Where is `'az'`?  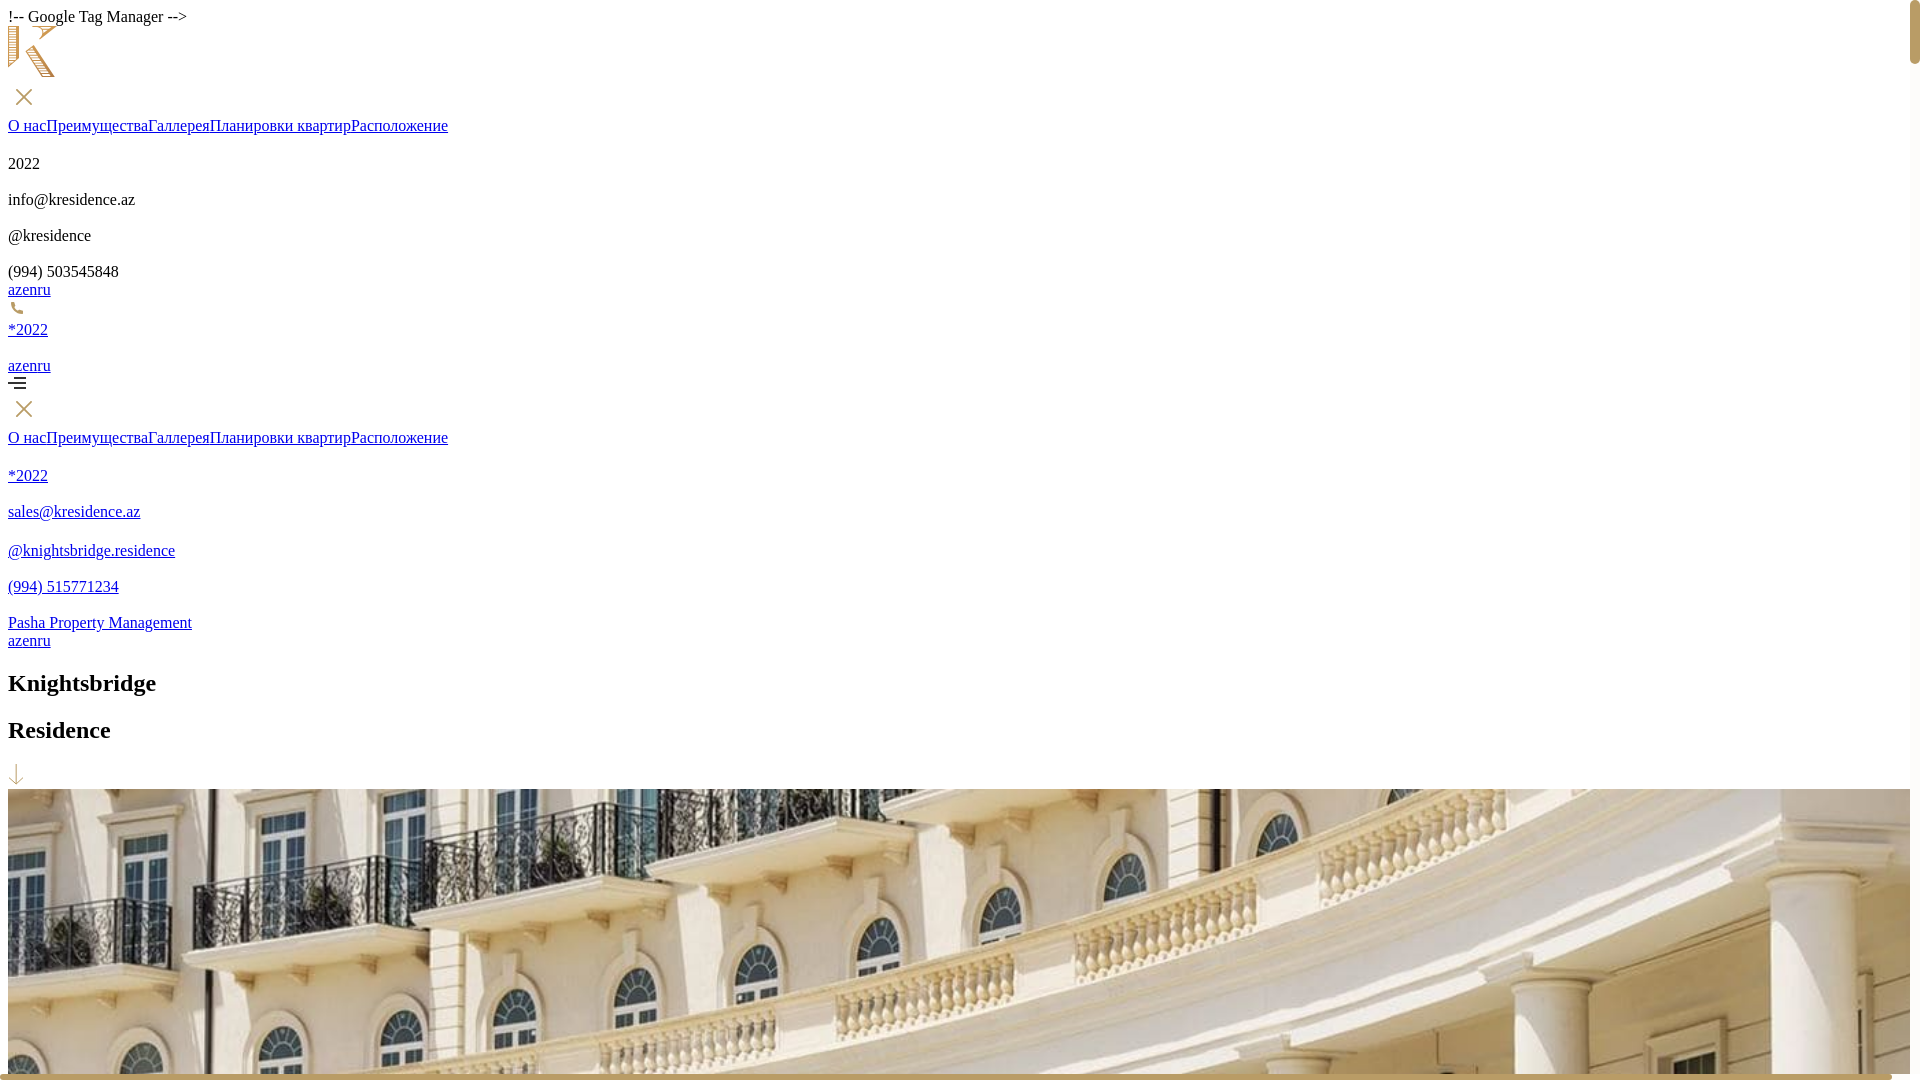
'az' is located at coordinates (8, 365).